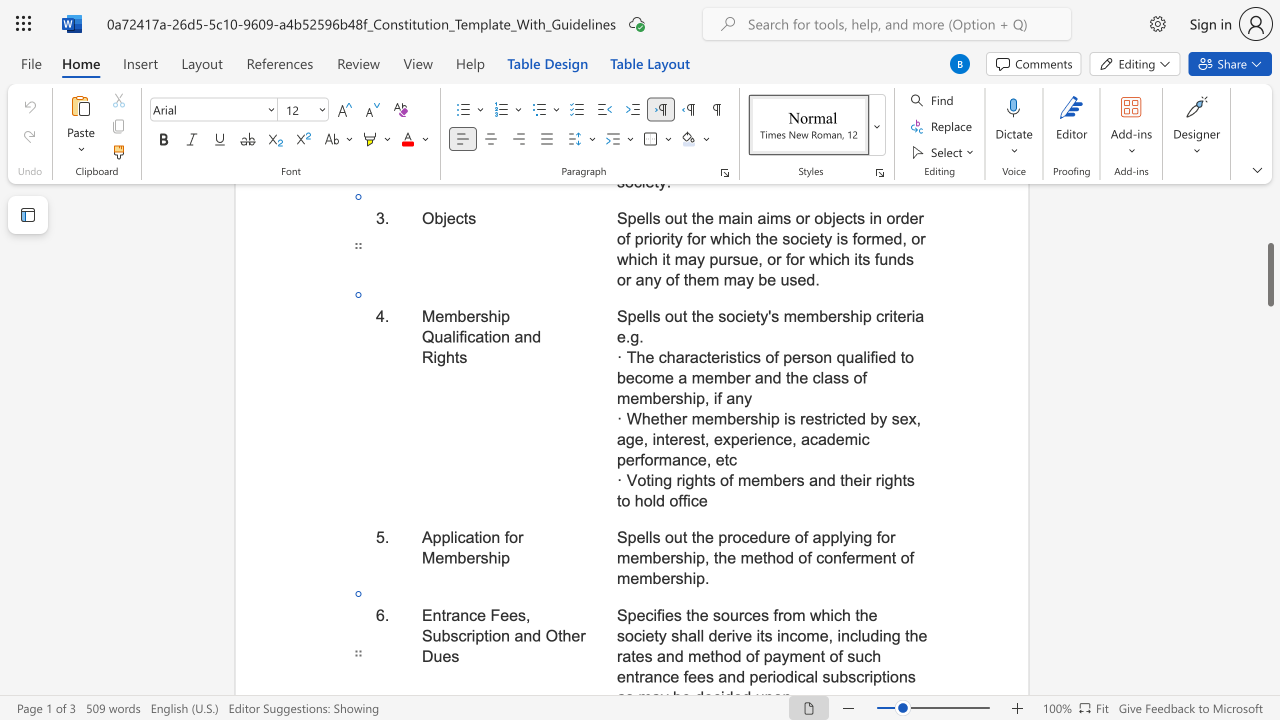  I want to click on the 3th character "c" in the text, so click(813, 438).